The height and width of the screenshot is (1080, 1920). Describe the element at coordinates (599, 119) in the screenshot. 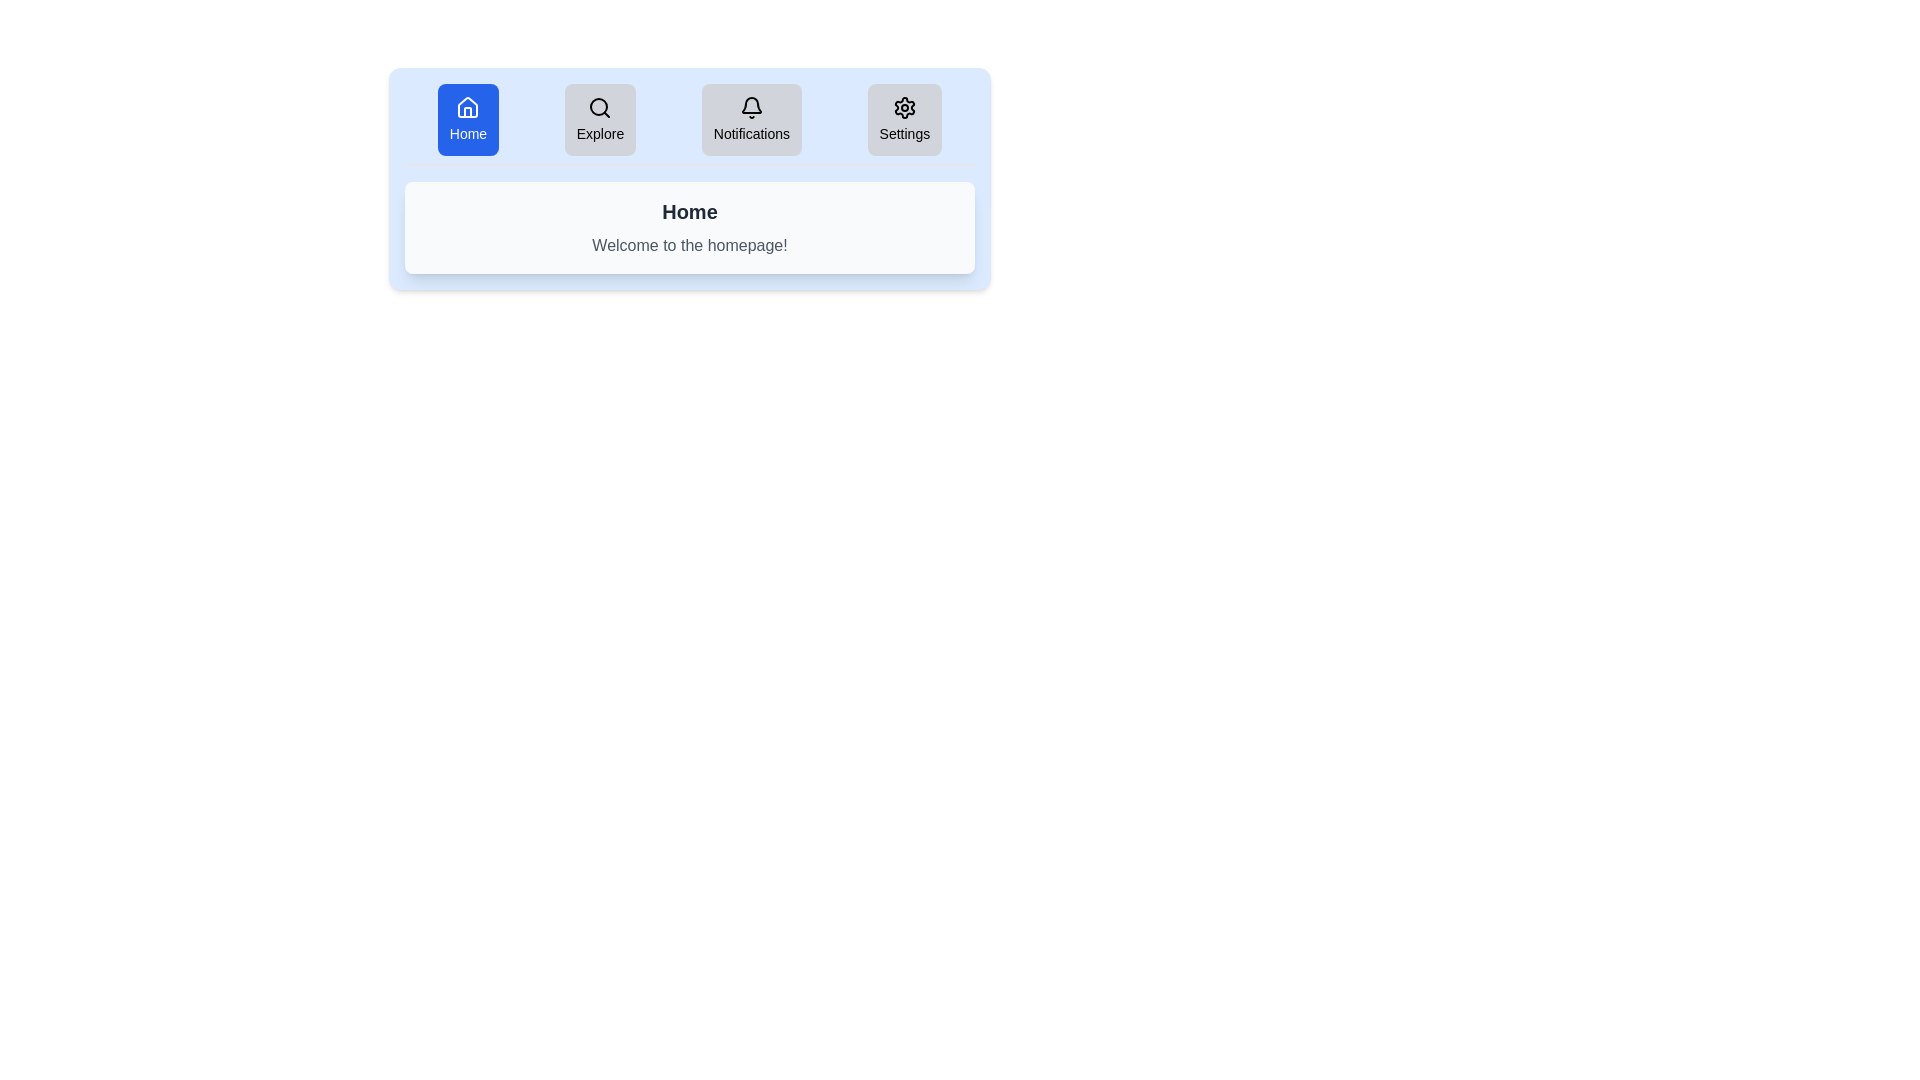

I see `the tab labeled Explore` at that location.